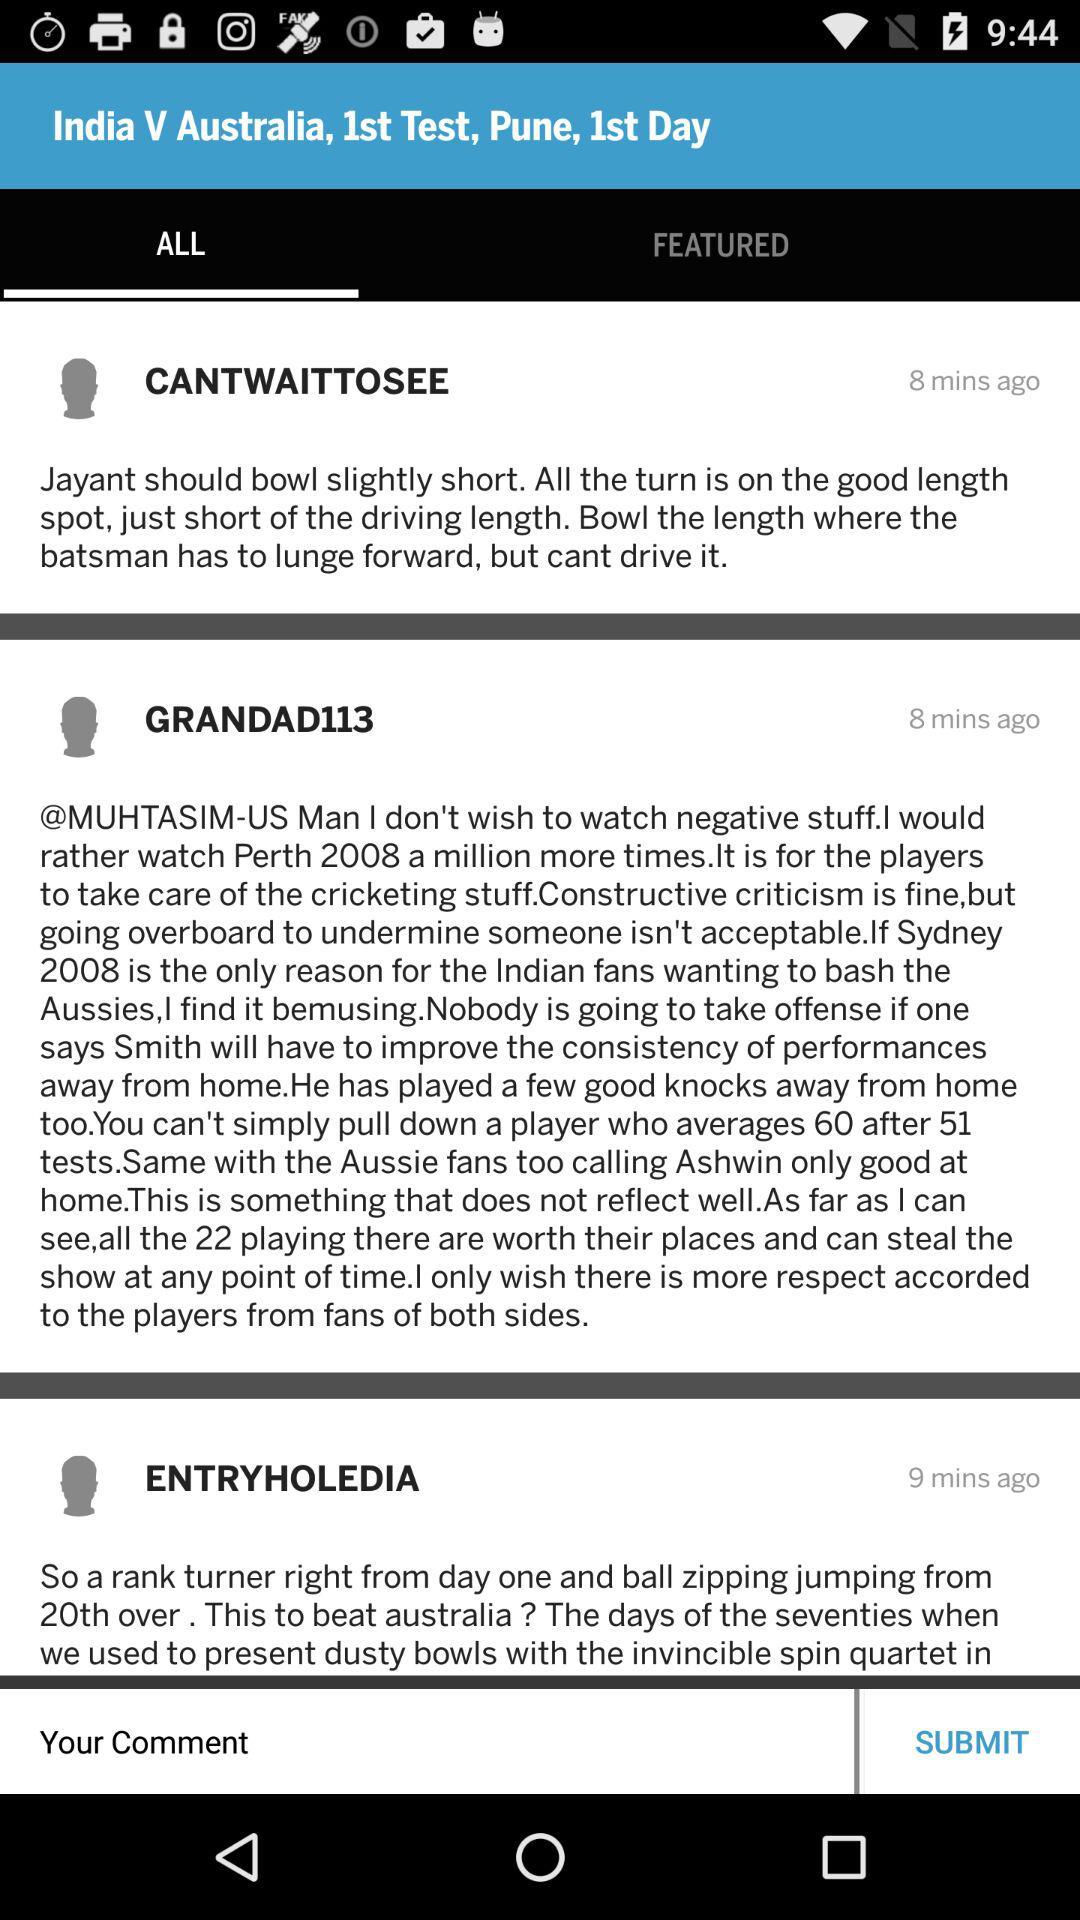  Describe the element at coordinates (426, 1740) in the screenshot. I see `a comment` at that location.